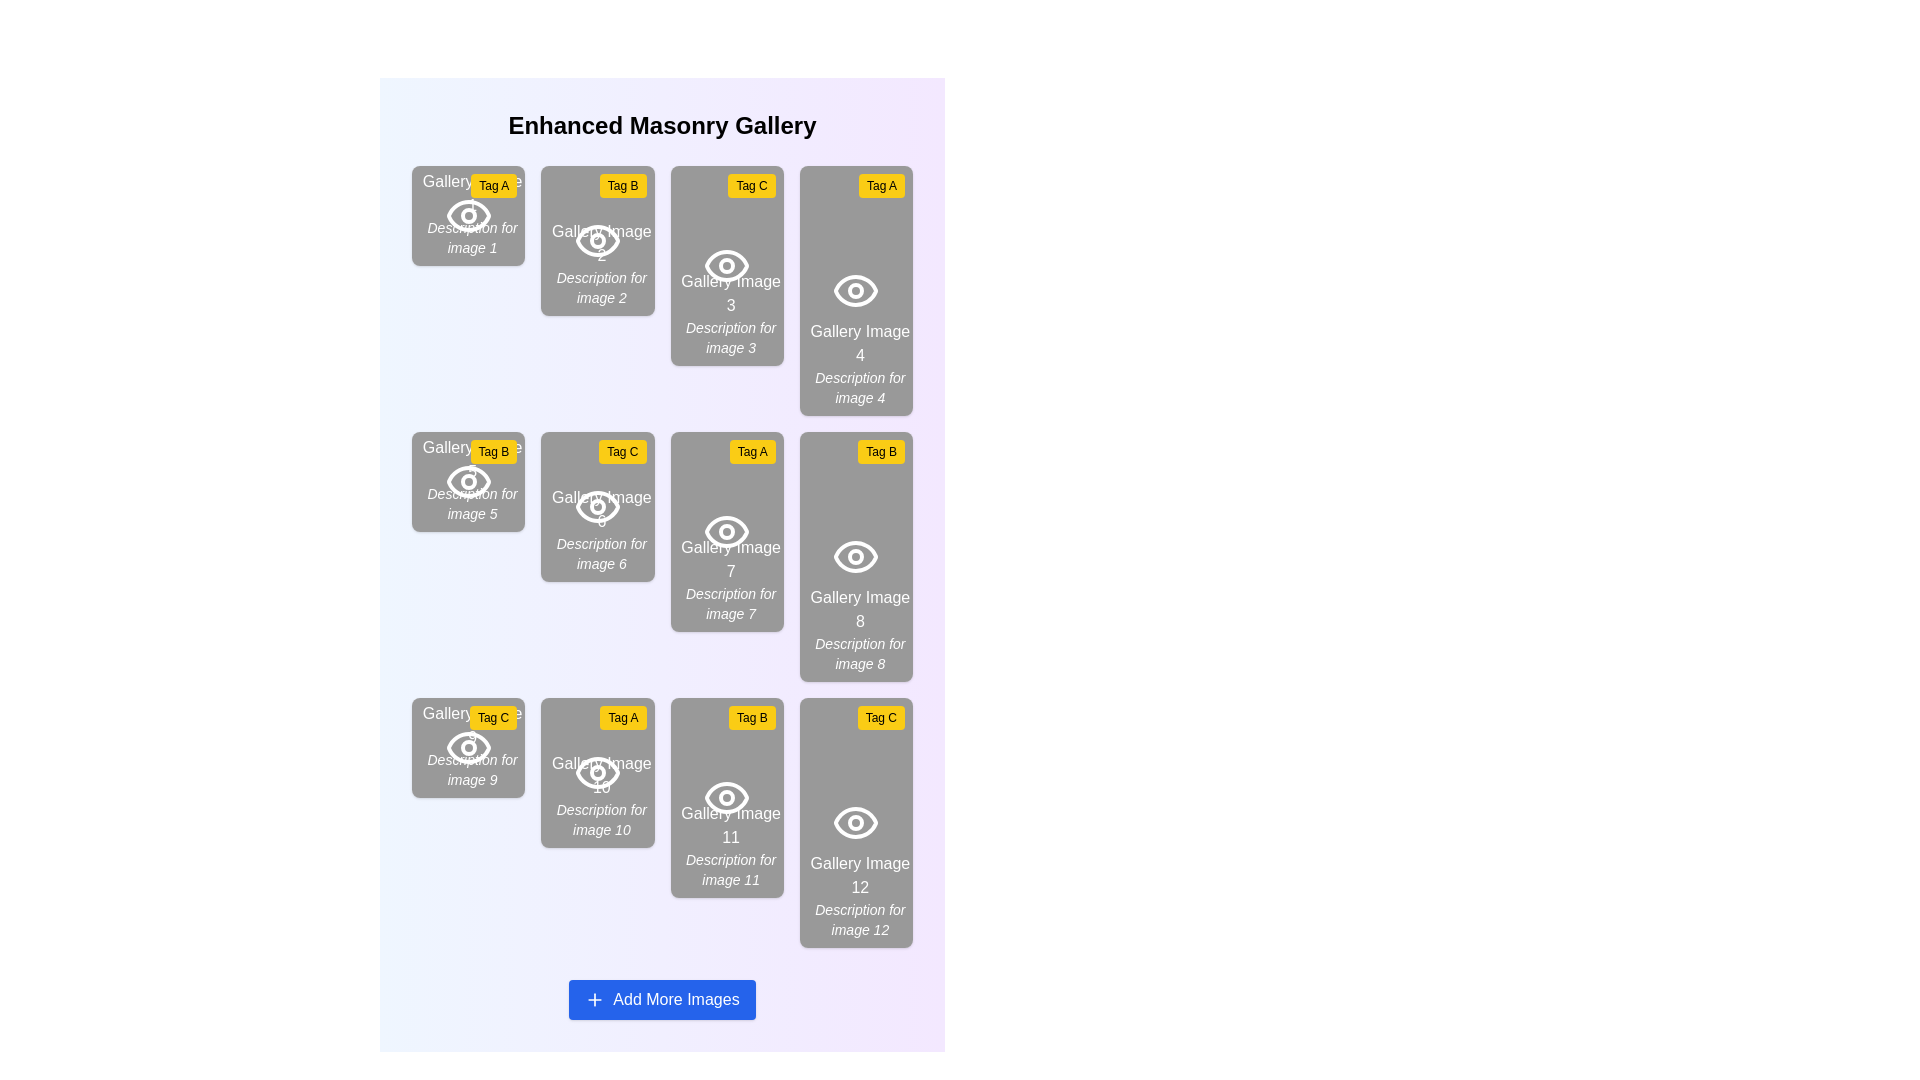  Describe the element at coordinates (730, 337) in the screenshot. I see `the text label stating 'Description for image 3', which is positioned below the title 'Gallery Image 3' in a card layout` at that location.